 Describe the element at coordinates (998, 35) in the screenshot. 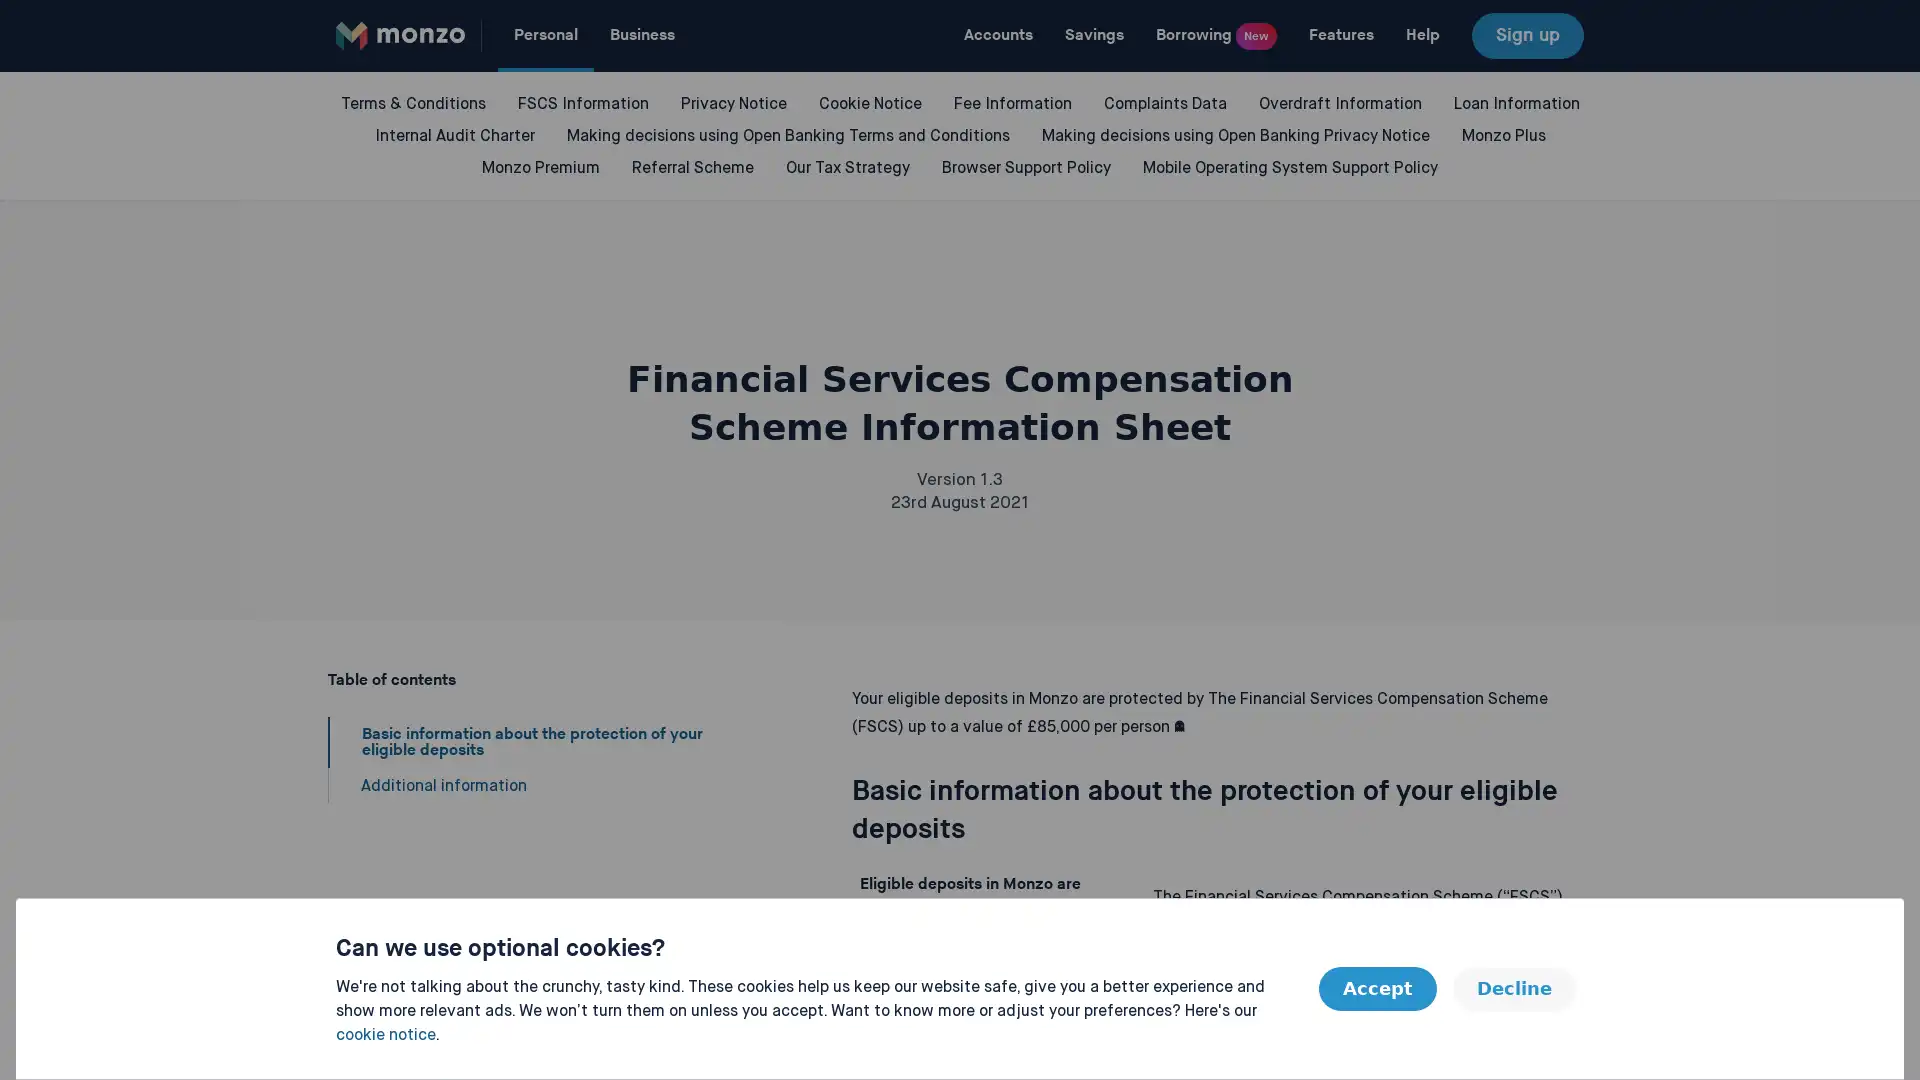

I see `Accounts` at that location.